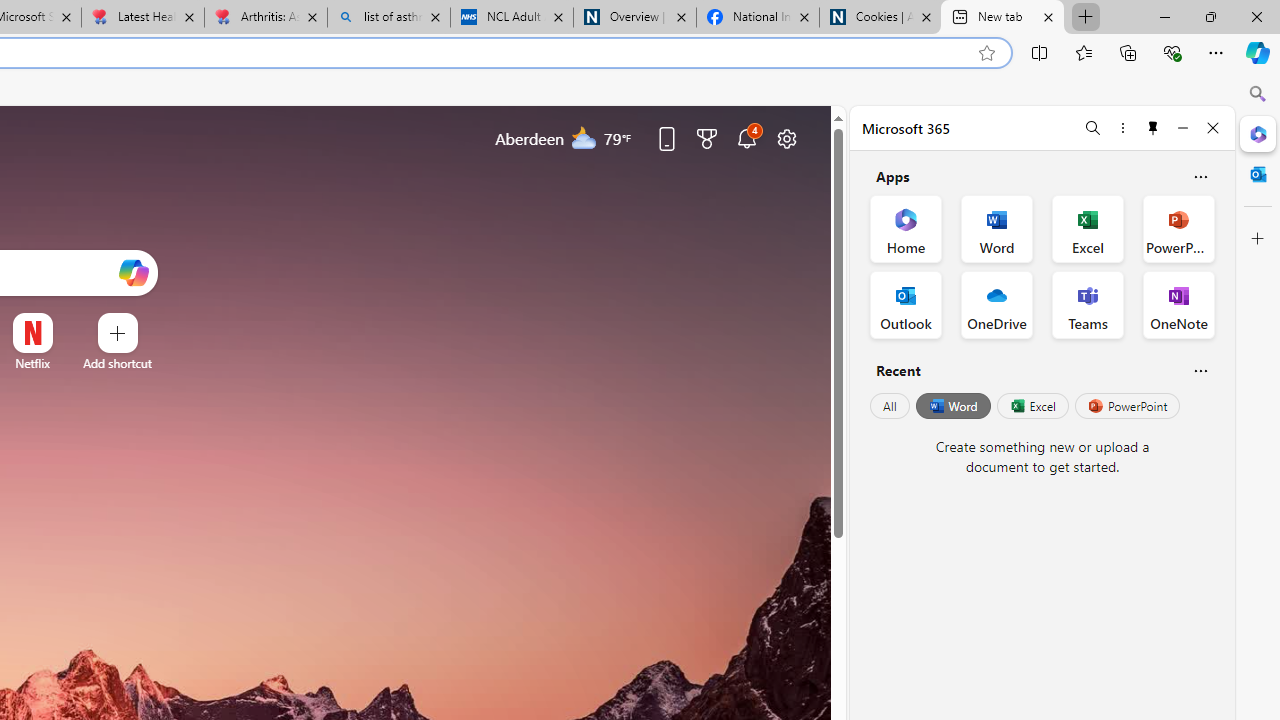 The height and width of the screenshot is (720, 1280). Describe the element at coordinates (905, 227) in the screenshot. I see `'Home Office App'` at that location.